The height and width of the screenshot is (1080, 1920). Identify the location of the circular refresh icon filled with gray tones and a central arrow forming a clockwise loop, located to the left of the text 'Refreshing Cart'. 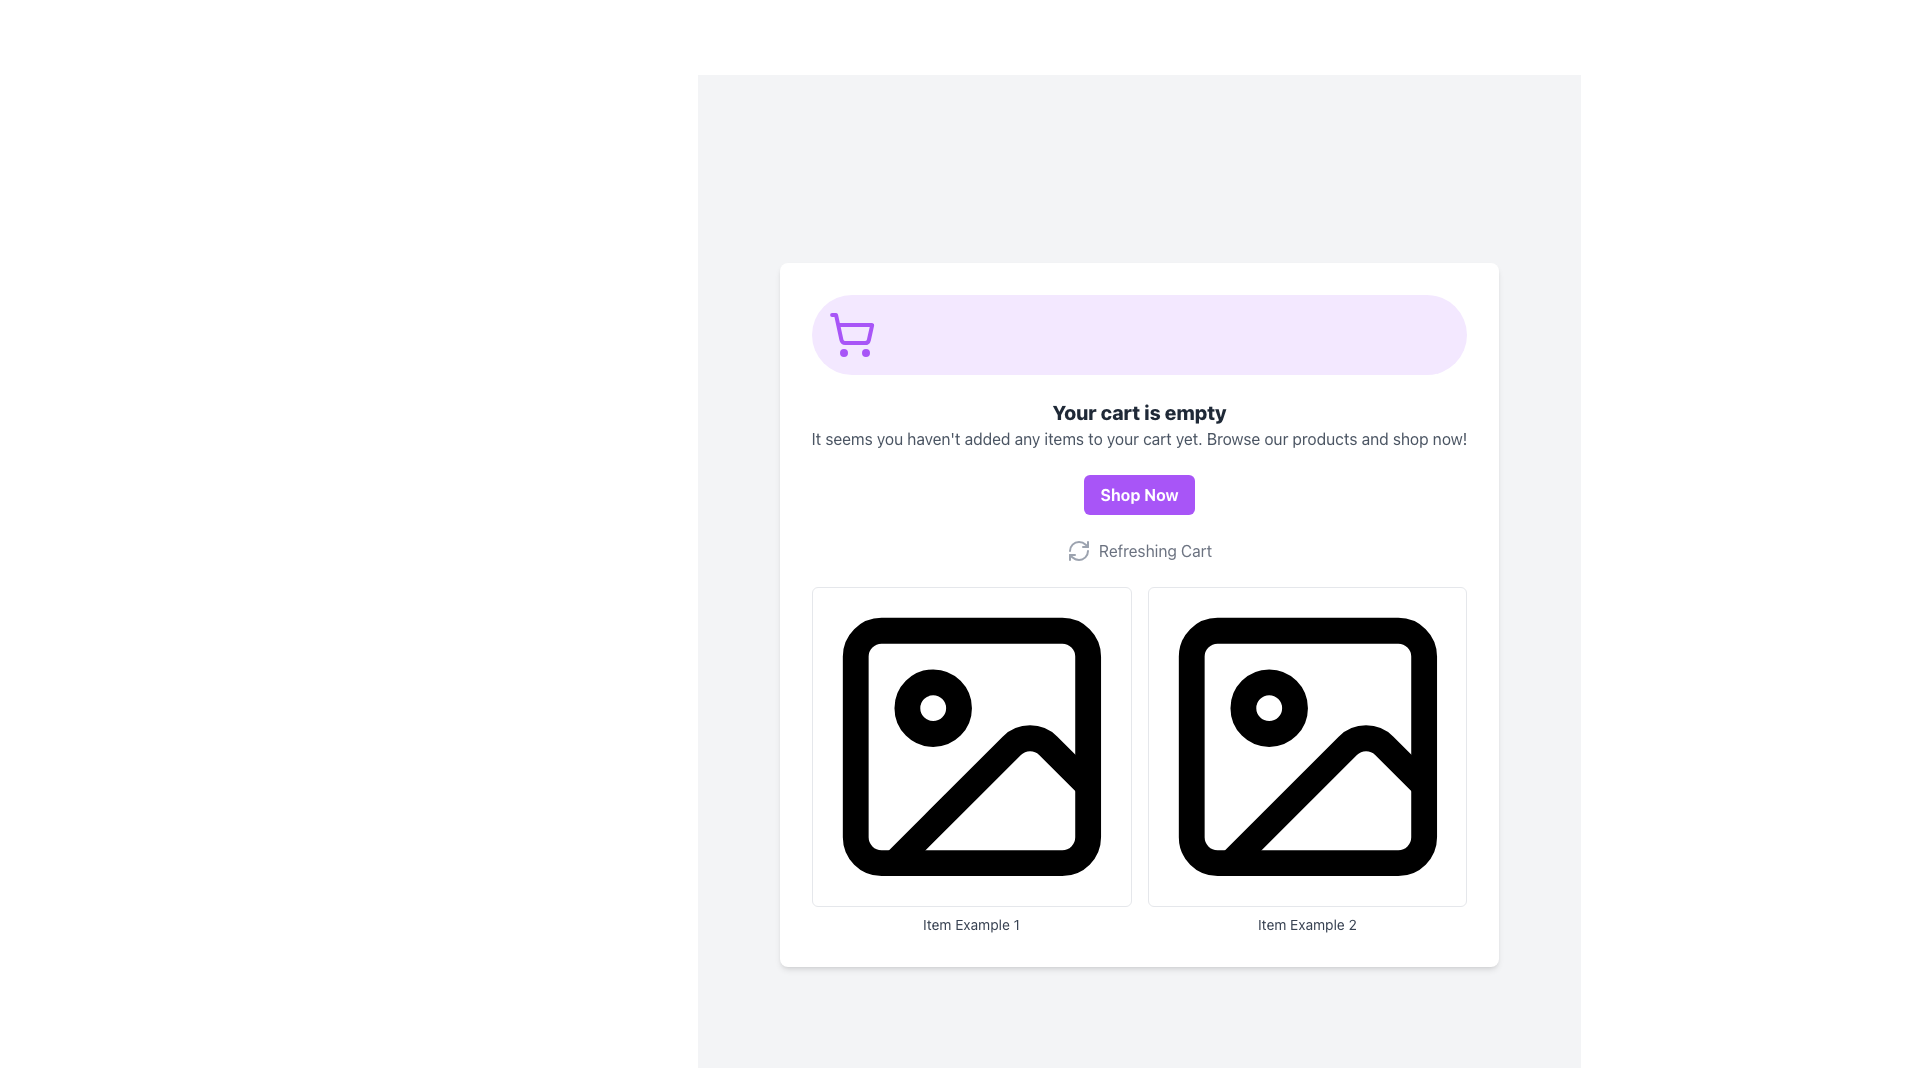
(1077, 551).